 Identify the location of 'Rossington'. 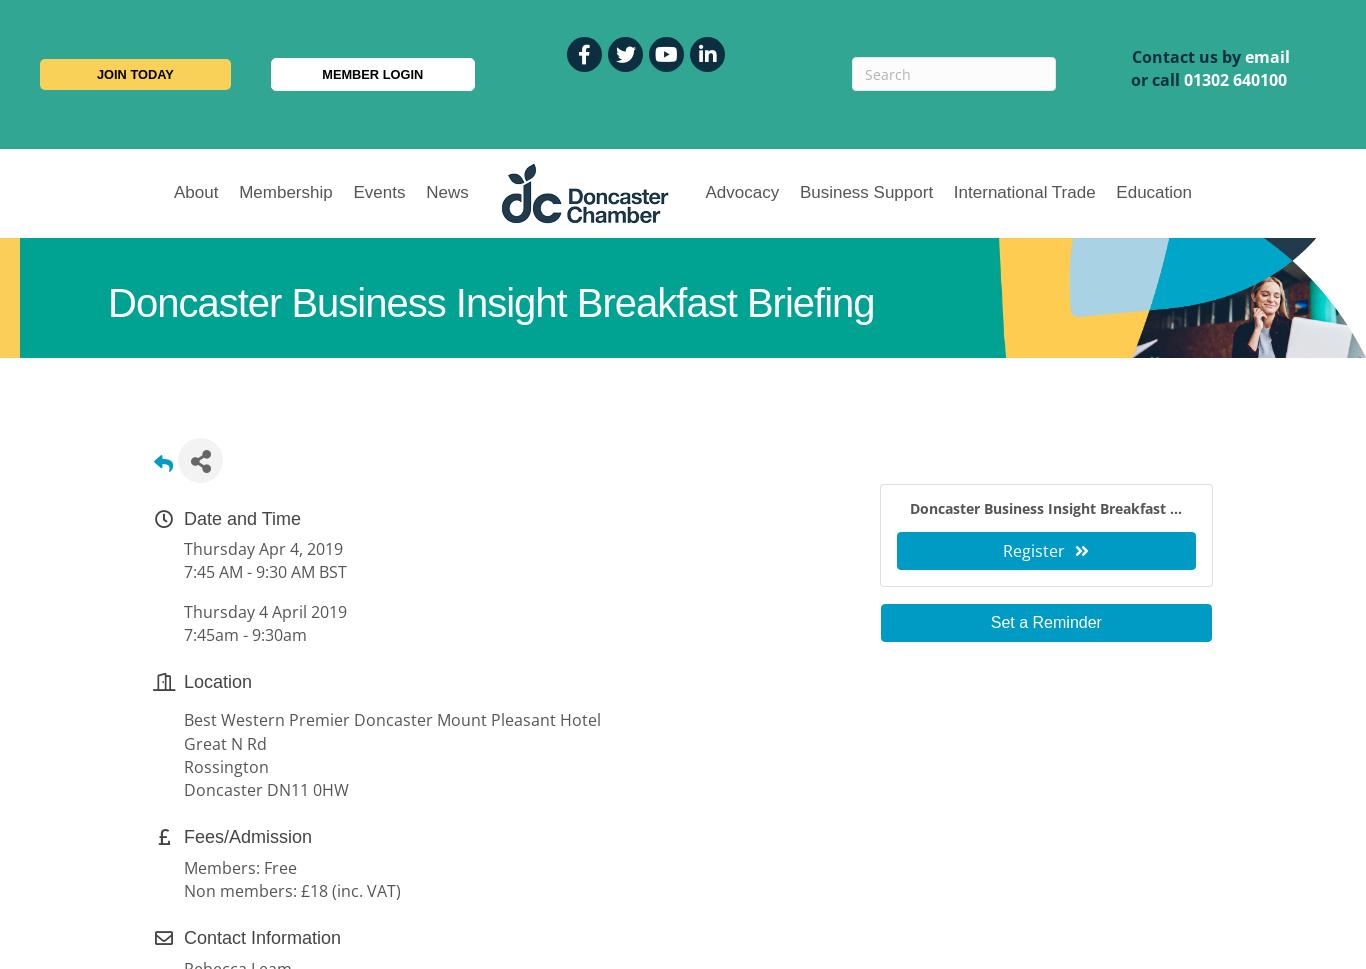
(225, 764).